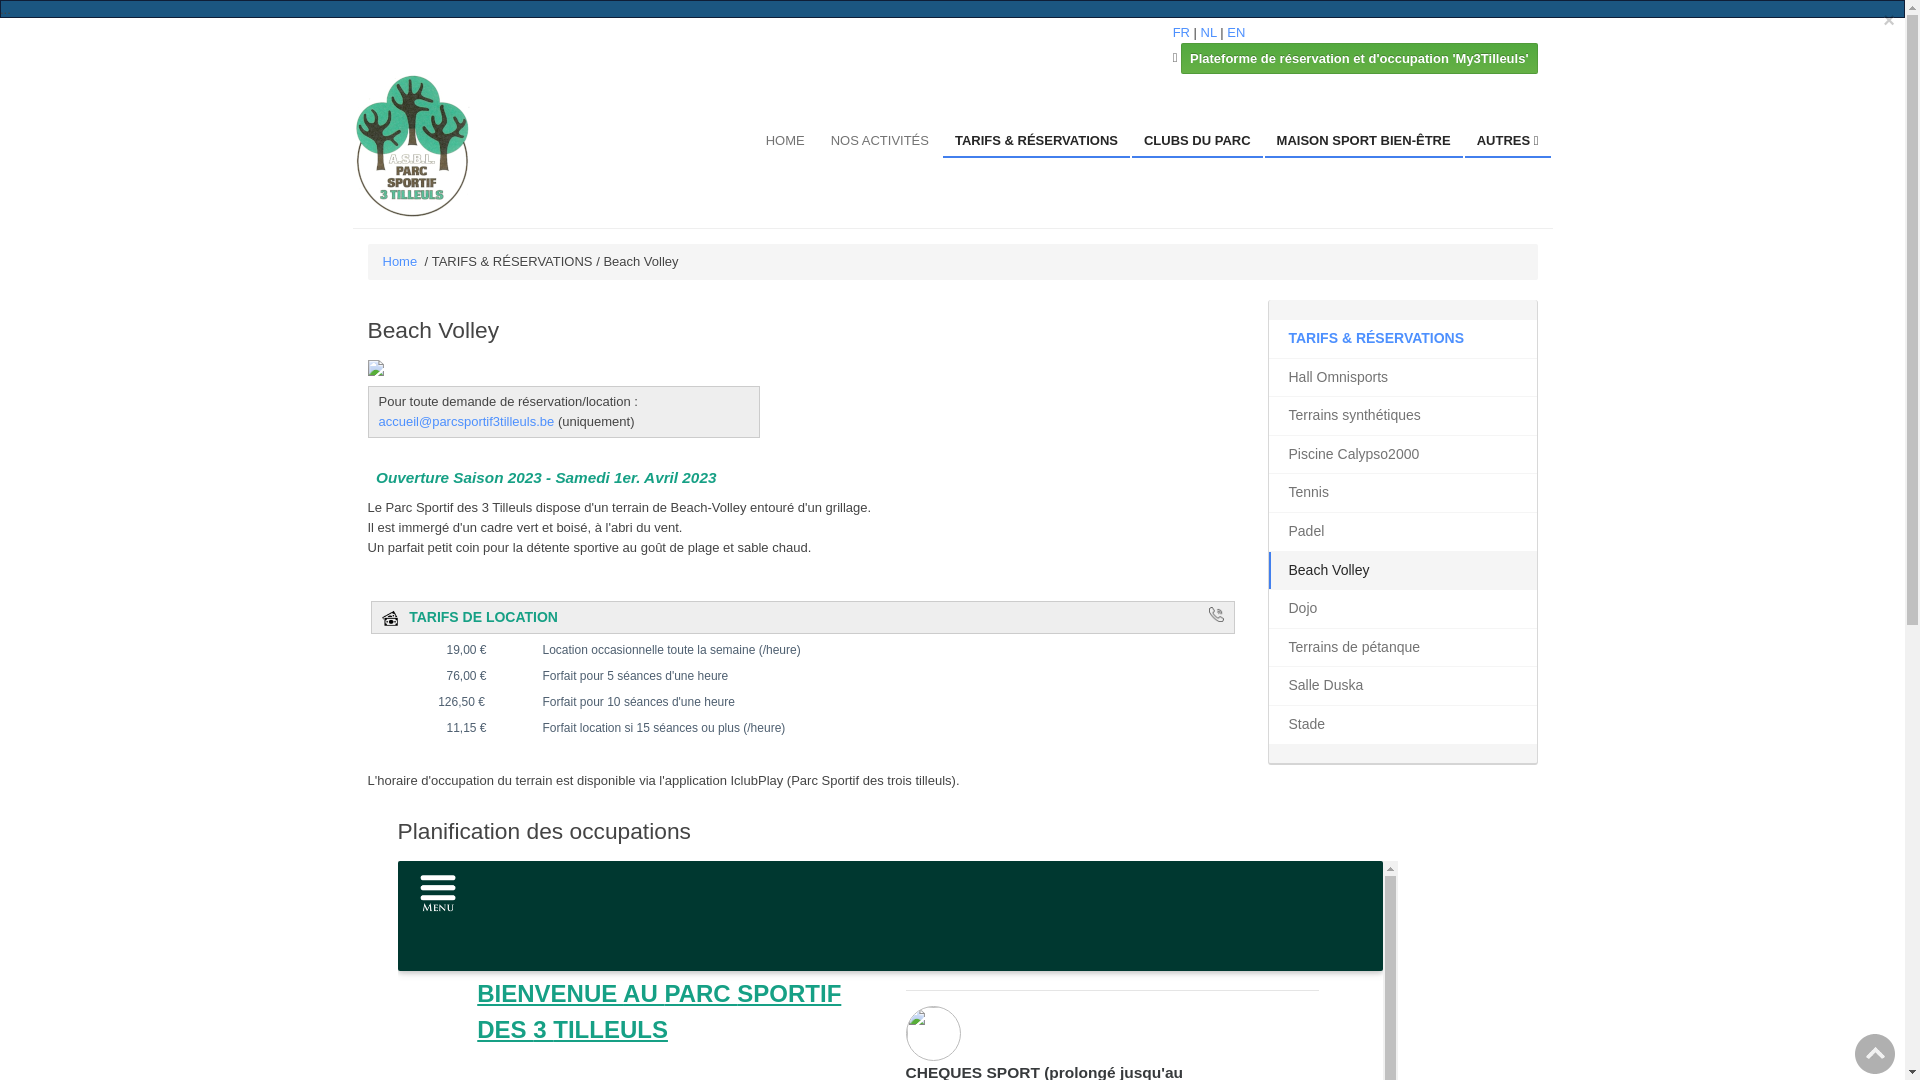  What do you see at coordinates (1197, 141) in the screenshot?
I see `'CLUBS DU PARC'` at bounding box center [1197, 141].